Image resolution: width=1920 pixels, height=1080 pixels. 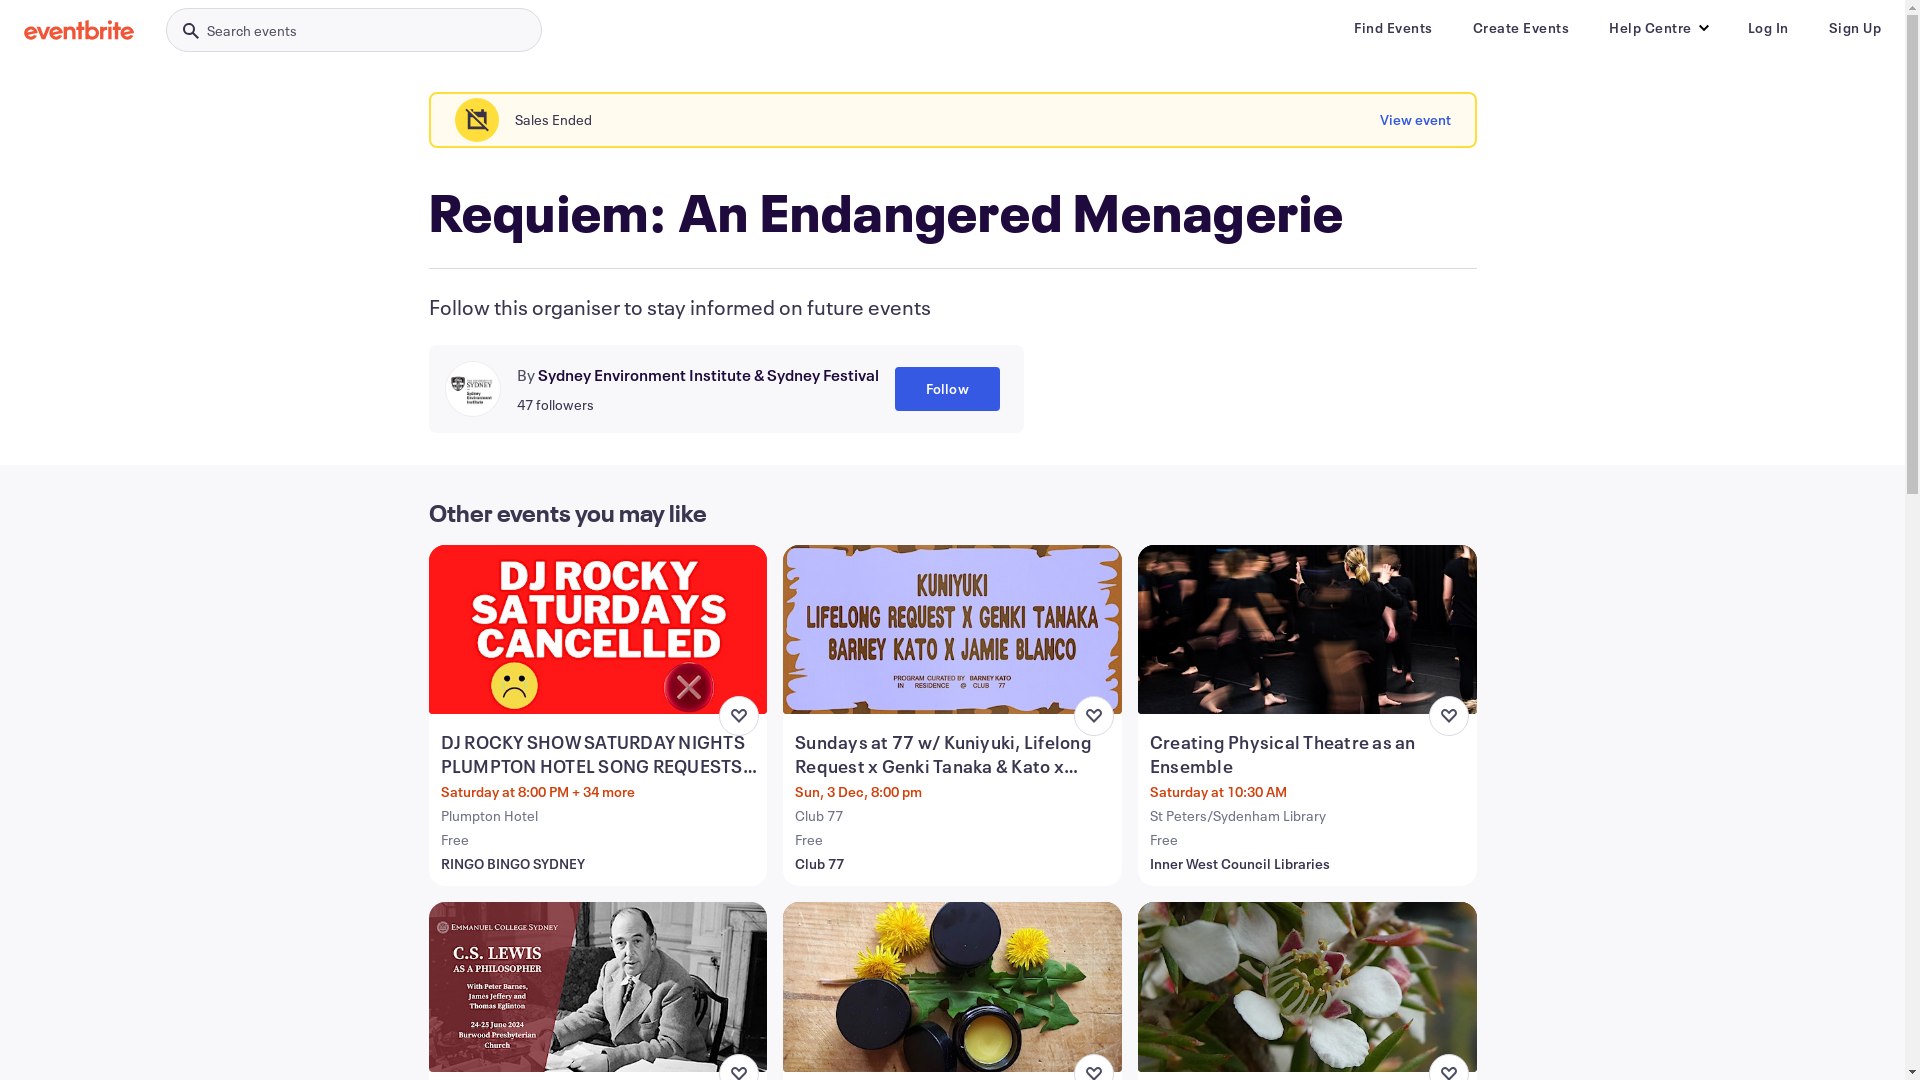 I want to click on 'Find Events', so click(x=1392, y=27).